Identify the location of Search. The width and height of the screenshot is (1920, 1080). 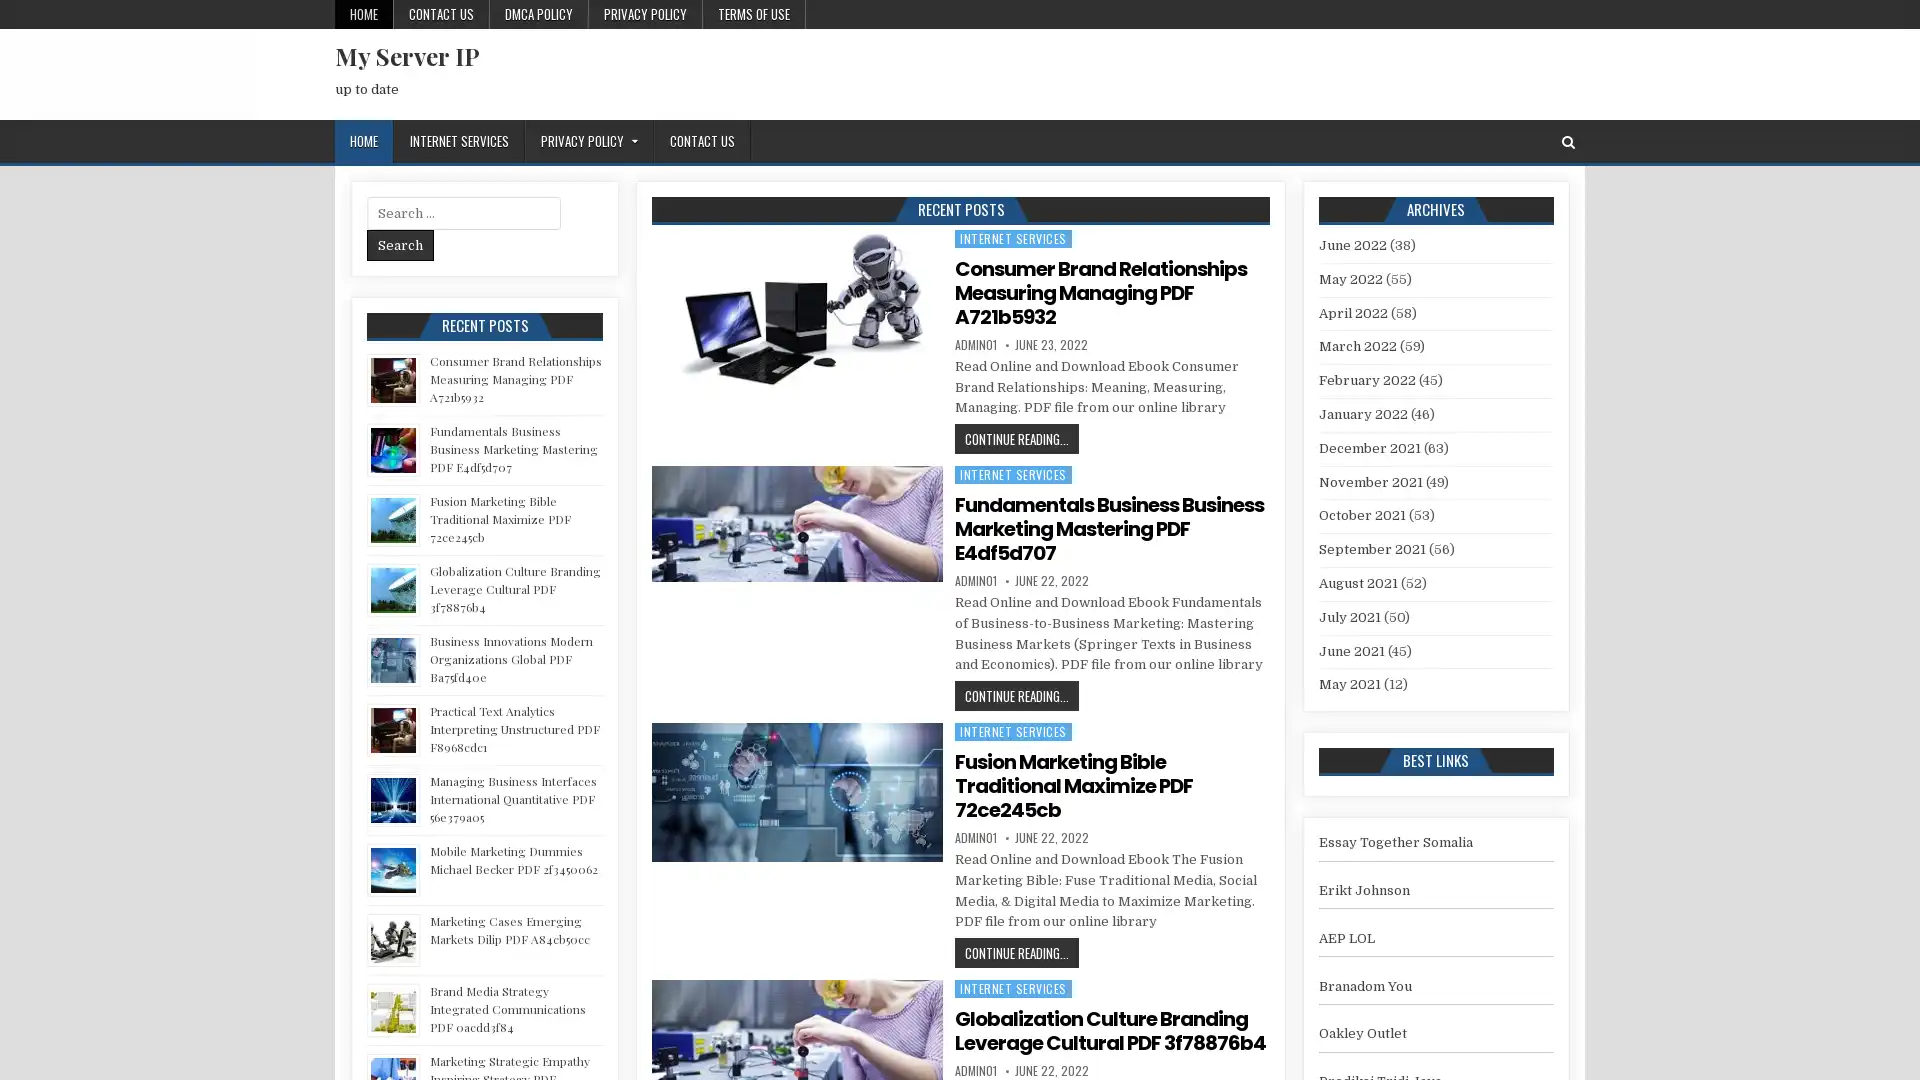
(400, 244).